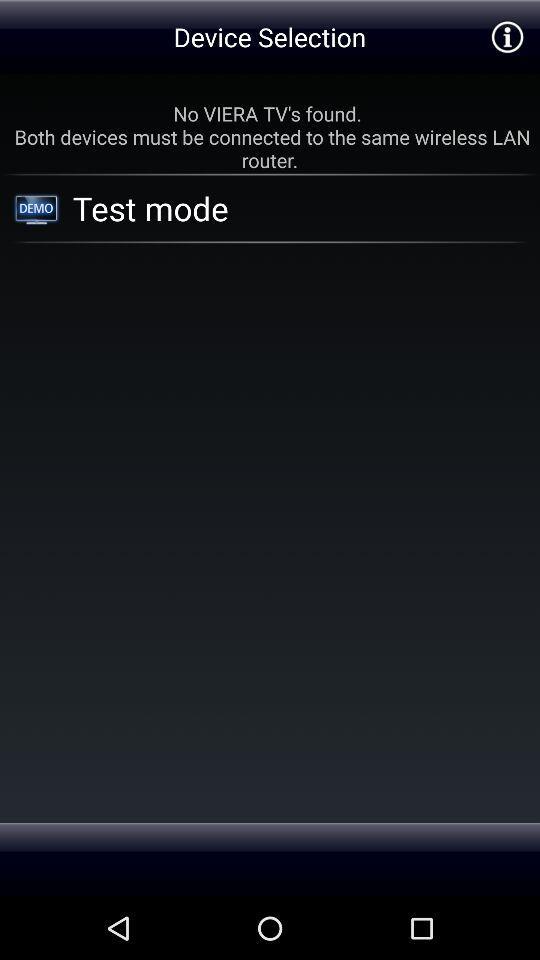  I want to click on the app below the no viera tv, so click(274, 208).